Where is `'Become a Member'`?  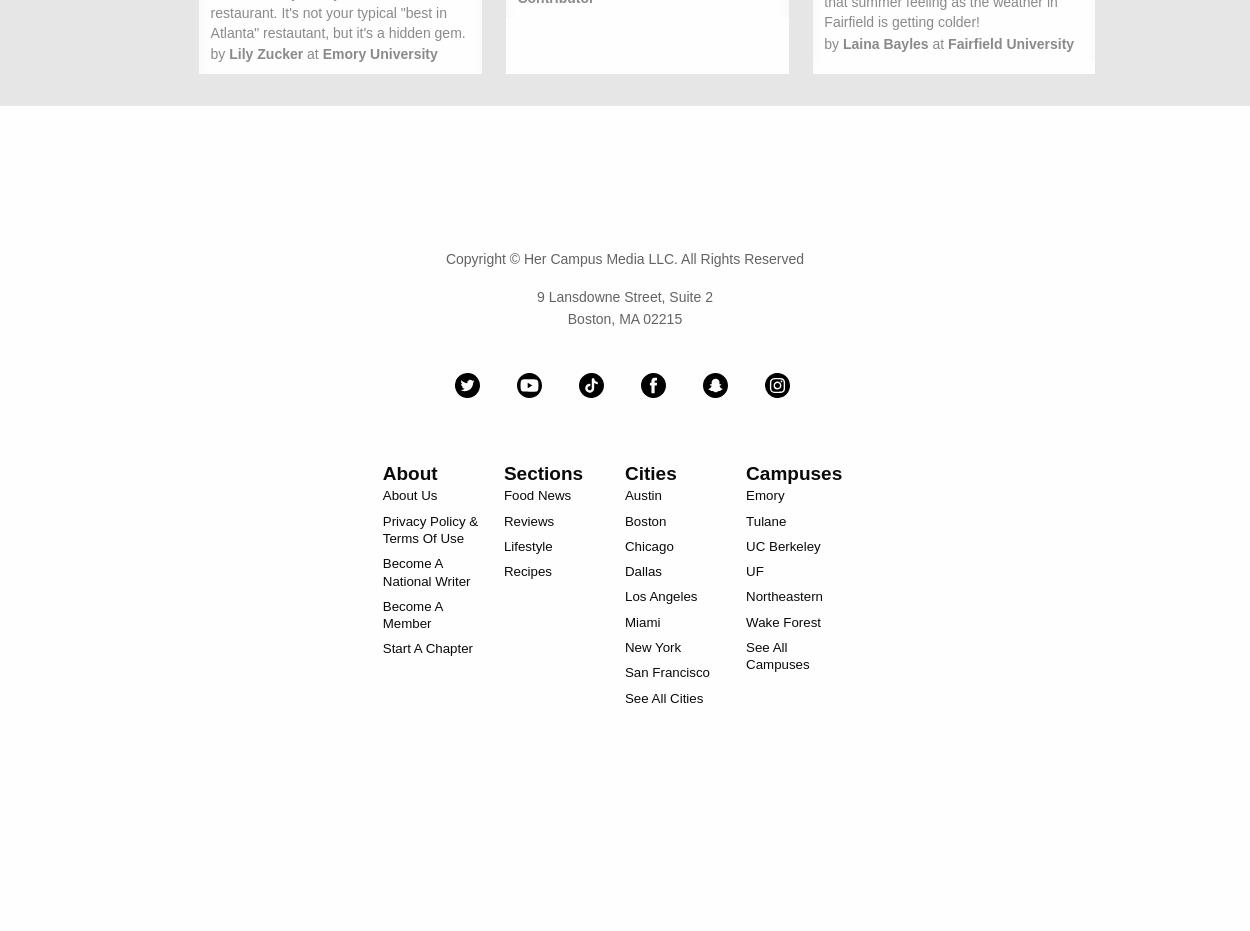 'Become a Member' is located at coordinates (412, 614).